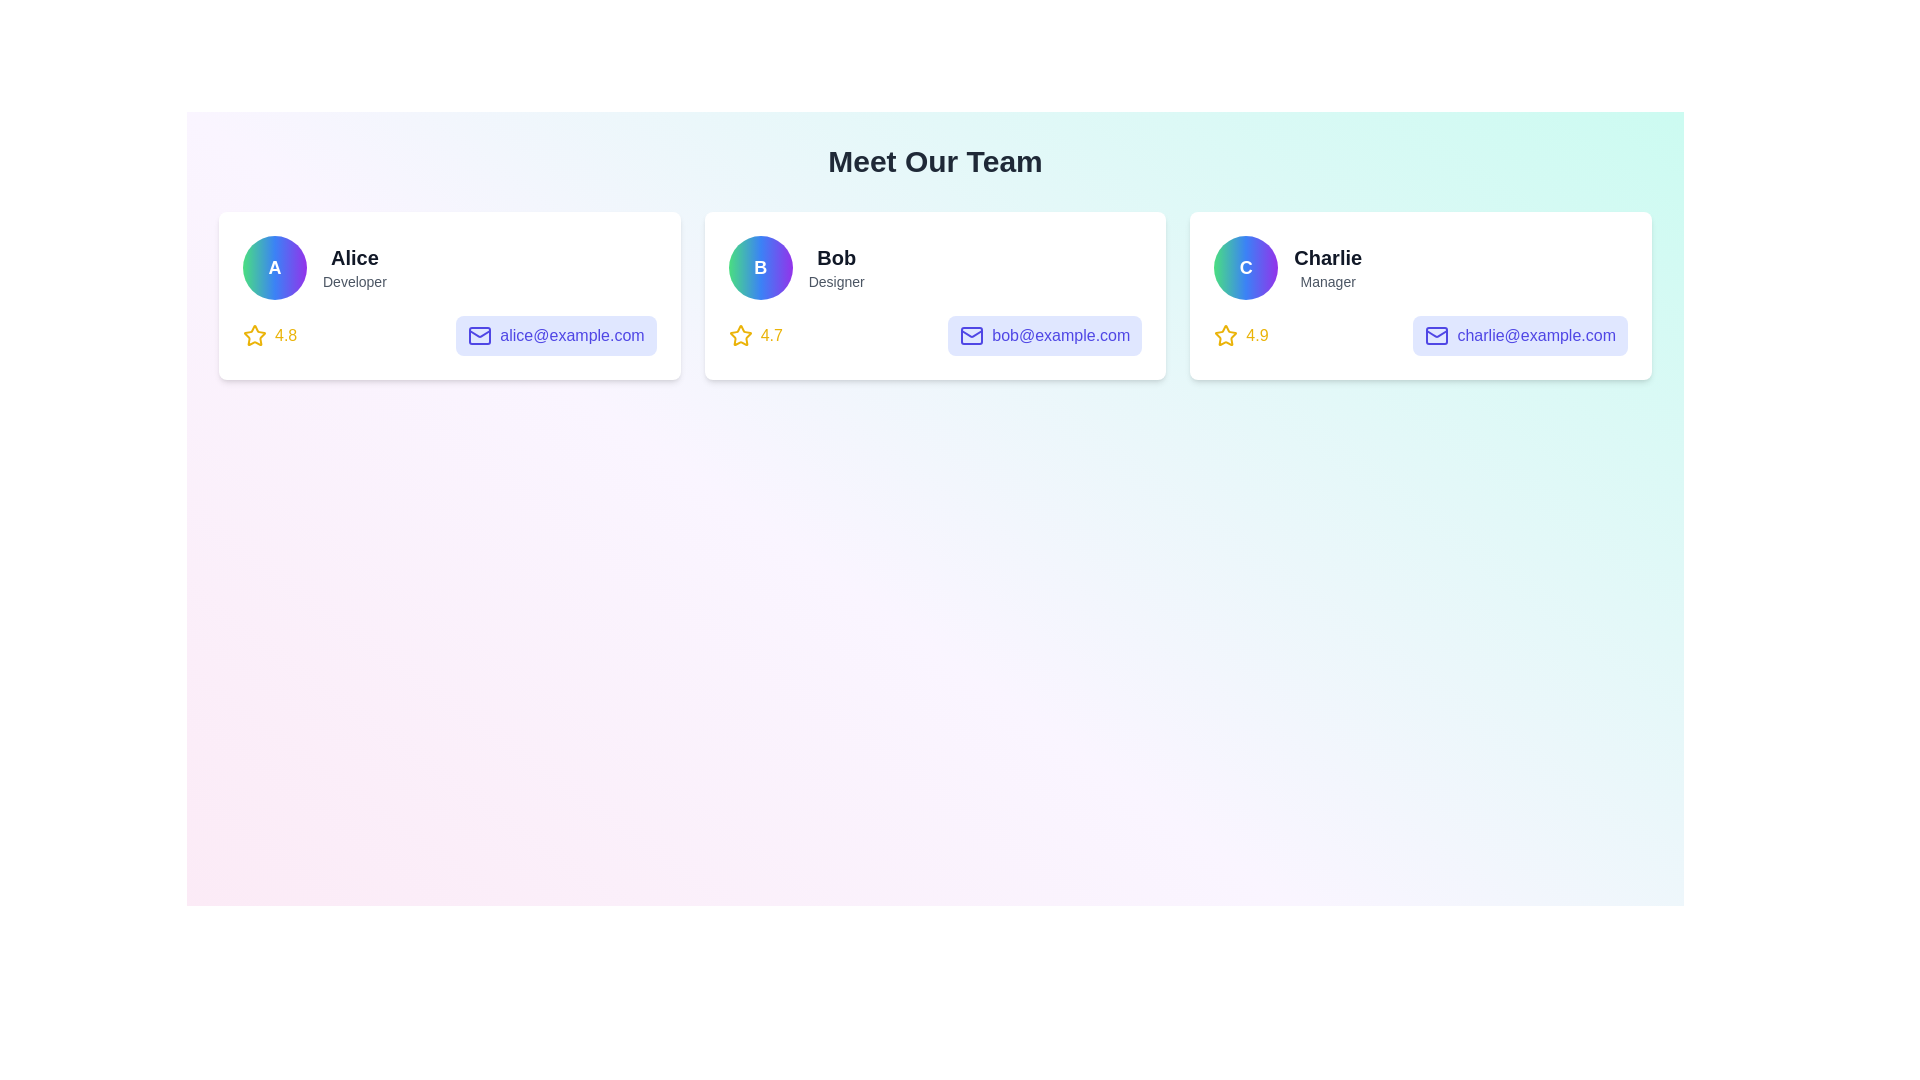 Image resolution: width=1920 pixels, height=1080 pixels. Describe the element at coordinates (556, 334) in the screenshot. I see `the clickable email link for 'Alice' which displays 'alice@example.com' next to an envelope icon` at that location.